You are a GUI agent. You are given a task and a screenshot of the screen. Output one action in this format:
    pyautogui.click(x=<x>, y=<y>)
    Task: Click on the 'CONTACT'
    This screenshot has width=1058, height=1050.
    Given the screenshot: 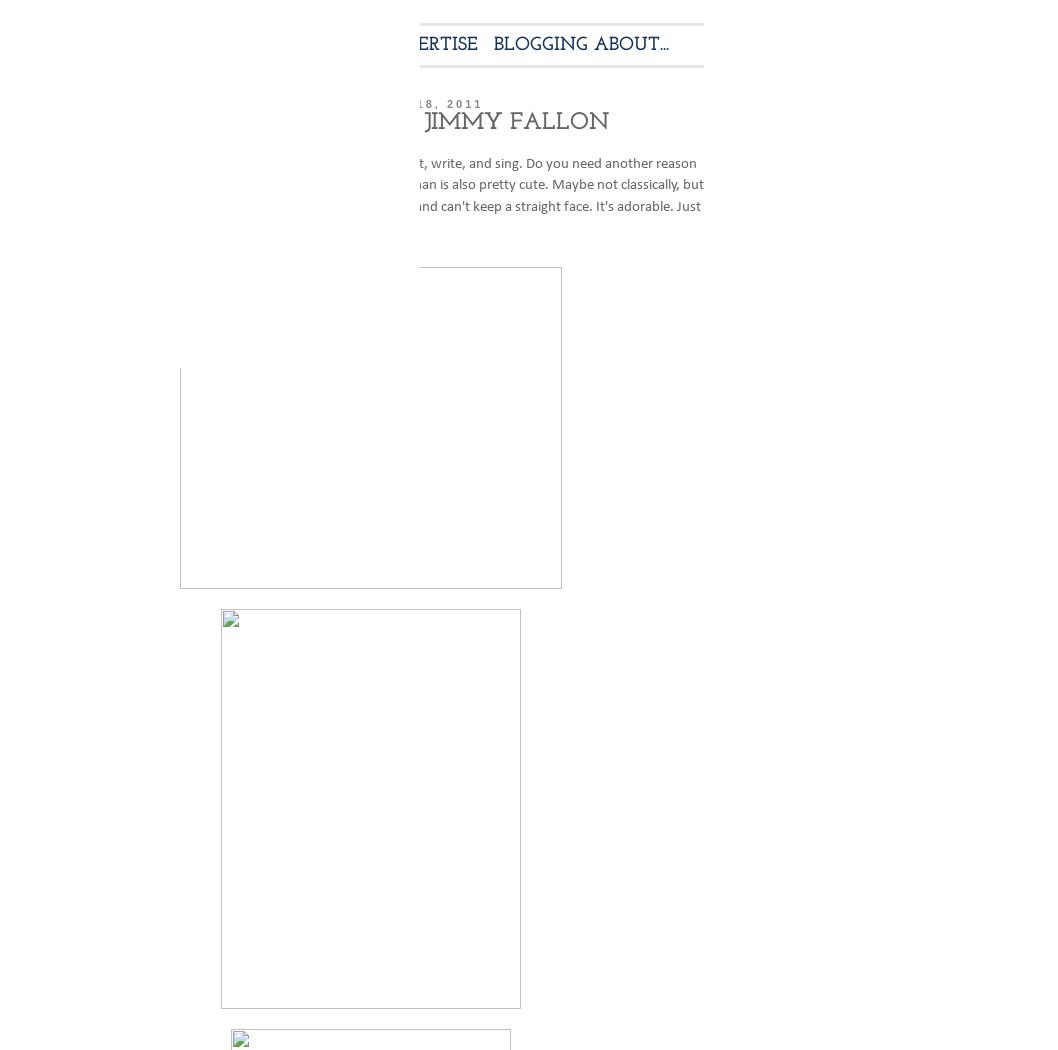 What is the action you would take?
    pyautogui.click(x=264, y=44)
    